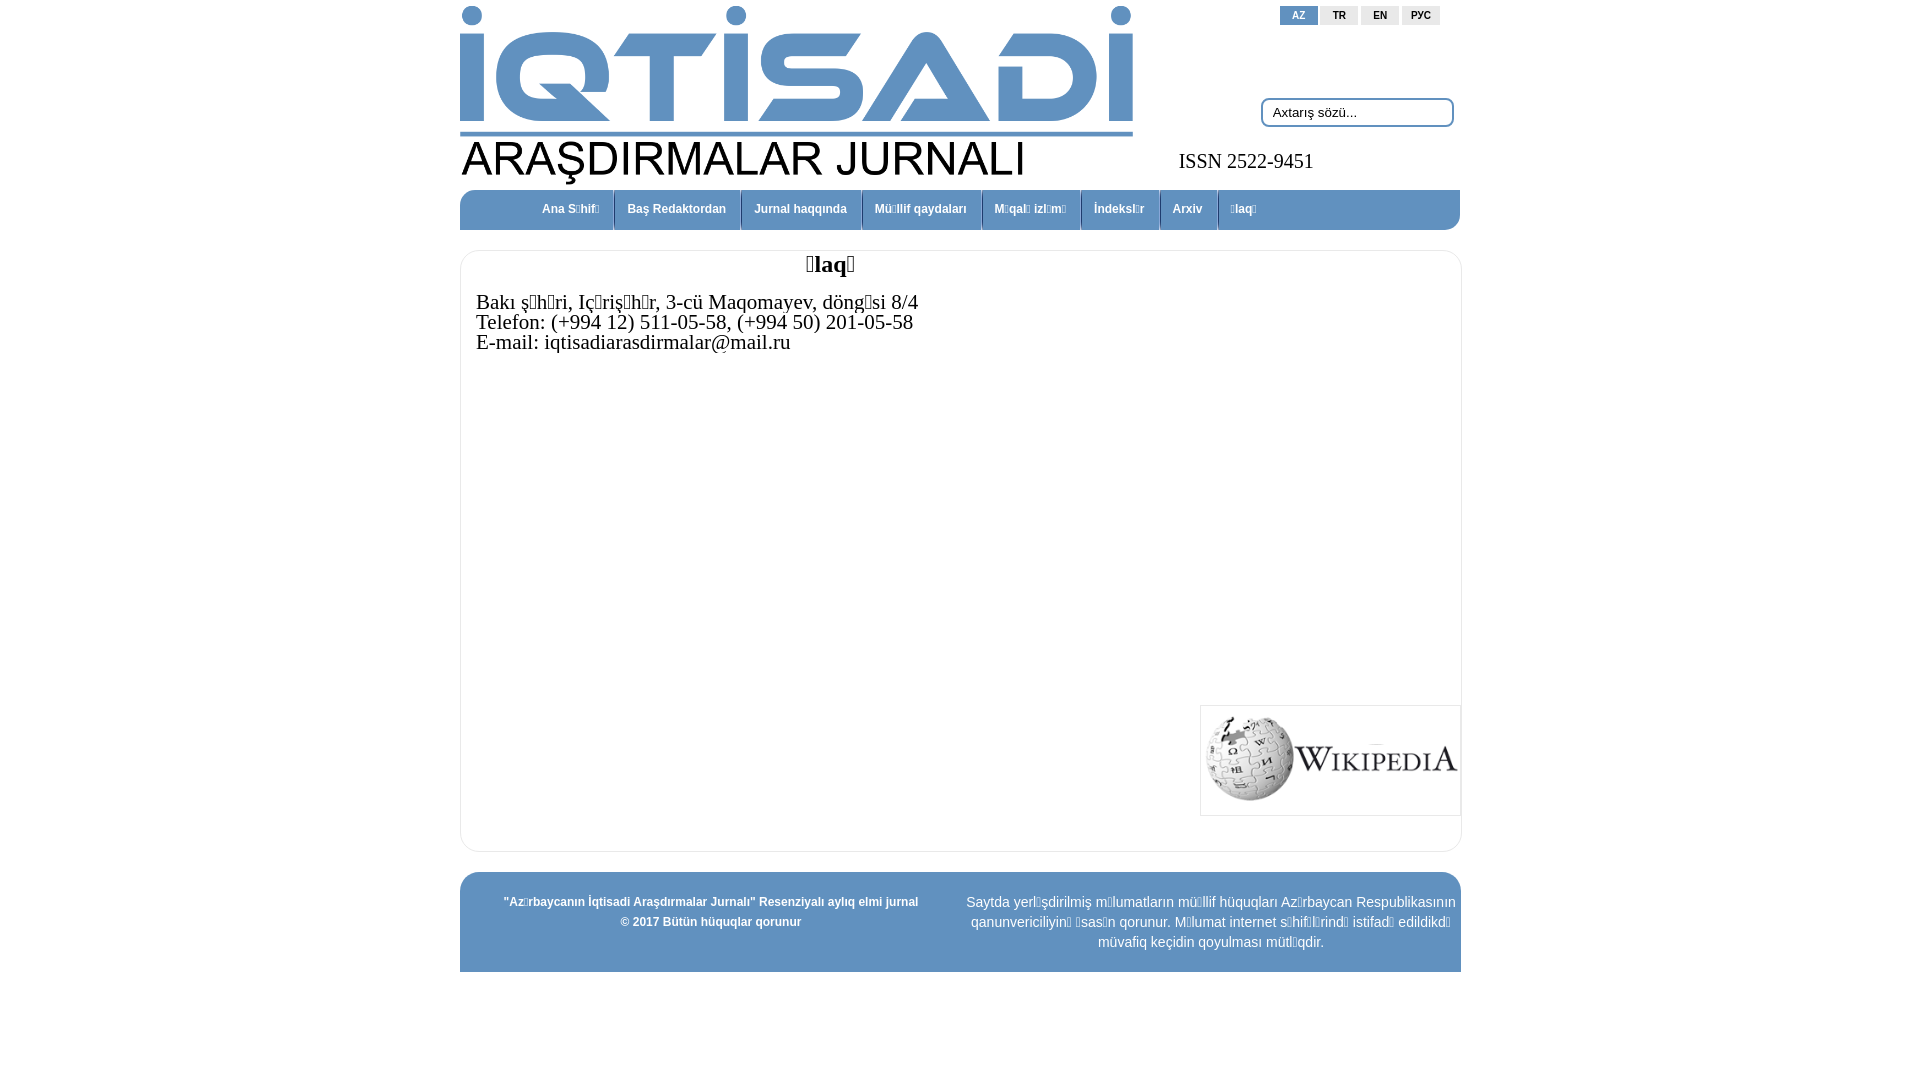 Image resolution: width=1920 pixels, height=1080 pixels. Describe the element at coordinates (1339, 15) in the screenshot. I see `'TR'` at that location.